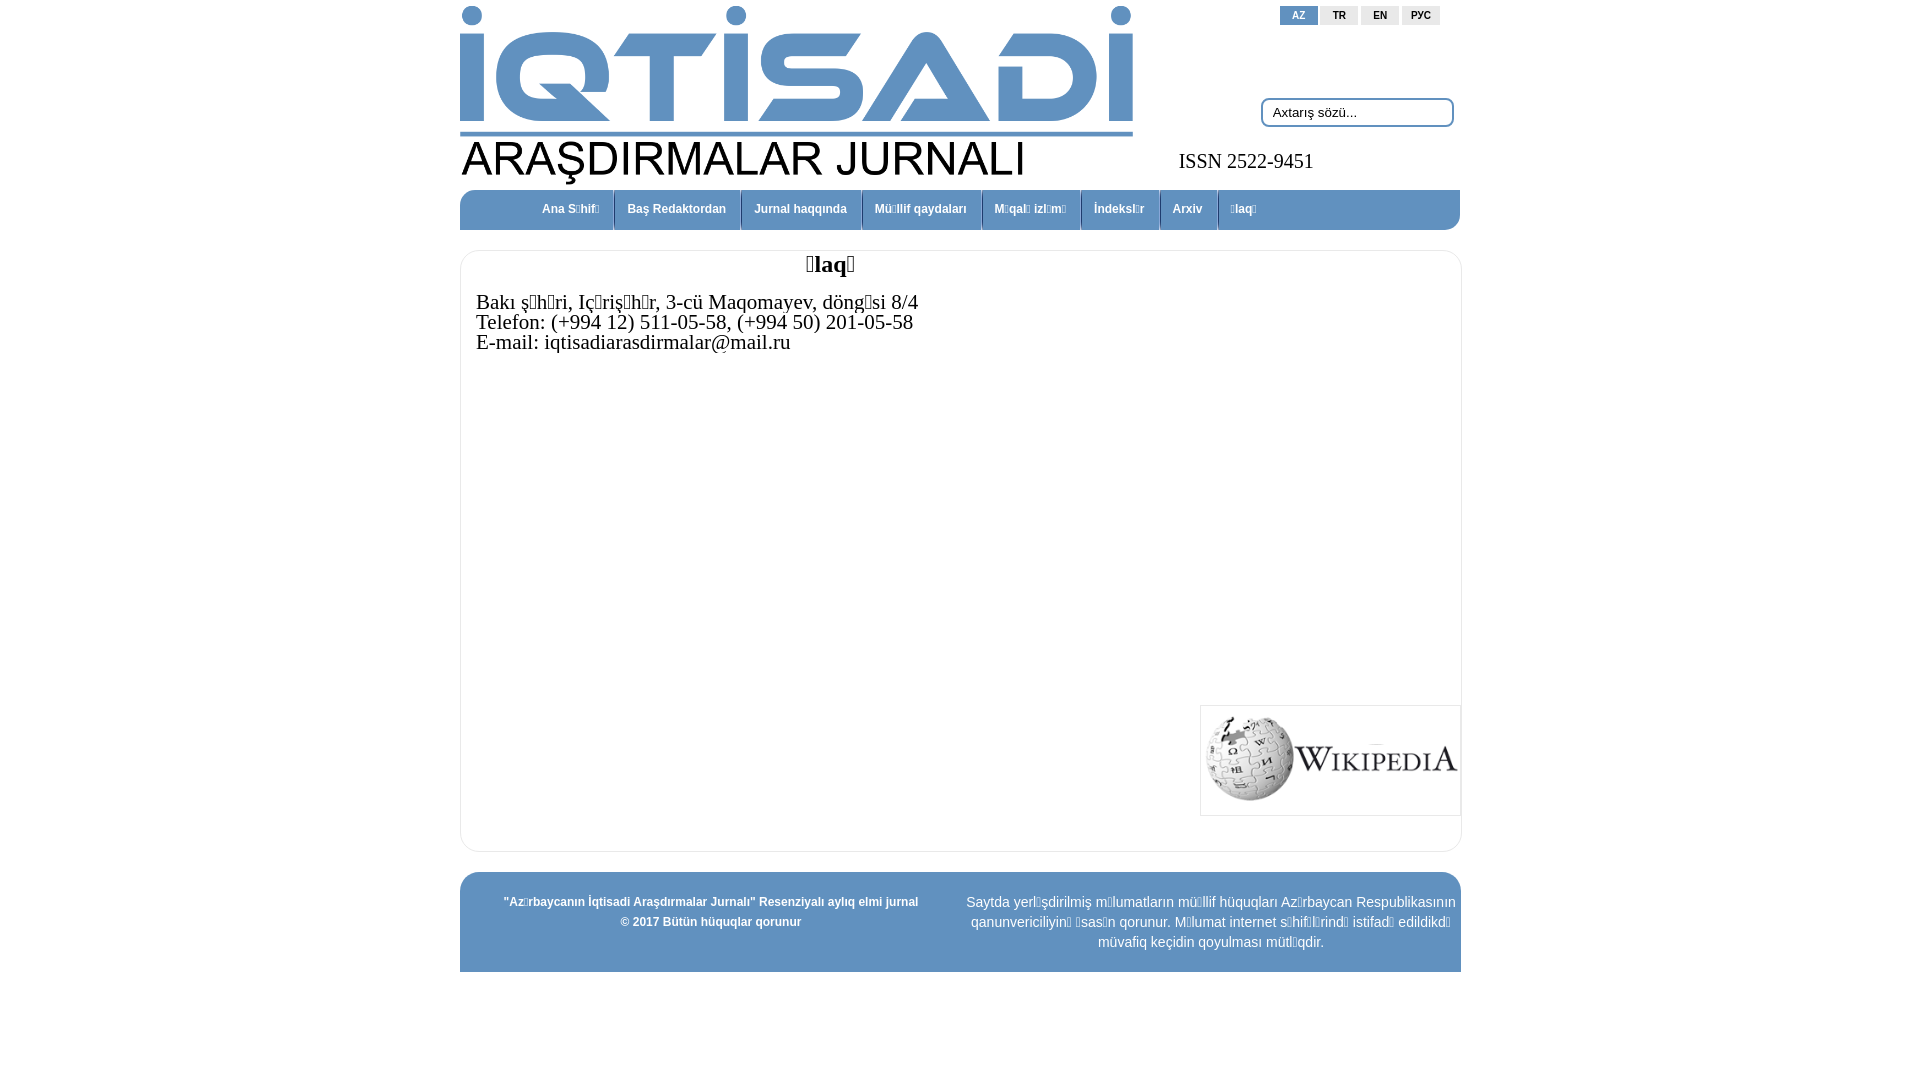 Image resolution: width=1920 pixels, height=1080 pixels. Describe the element at coordinates (1339, 15) in the screenshot. I see `'TR'` at that location.